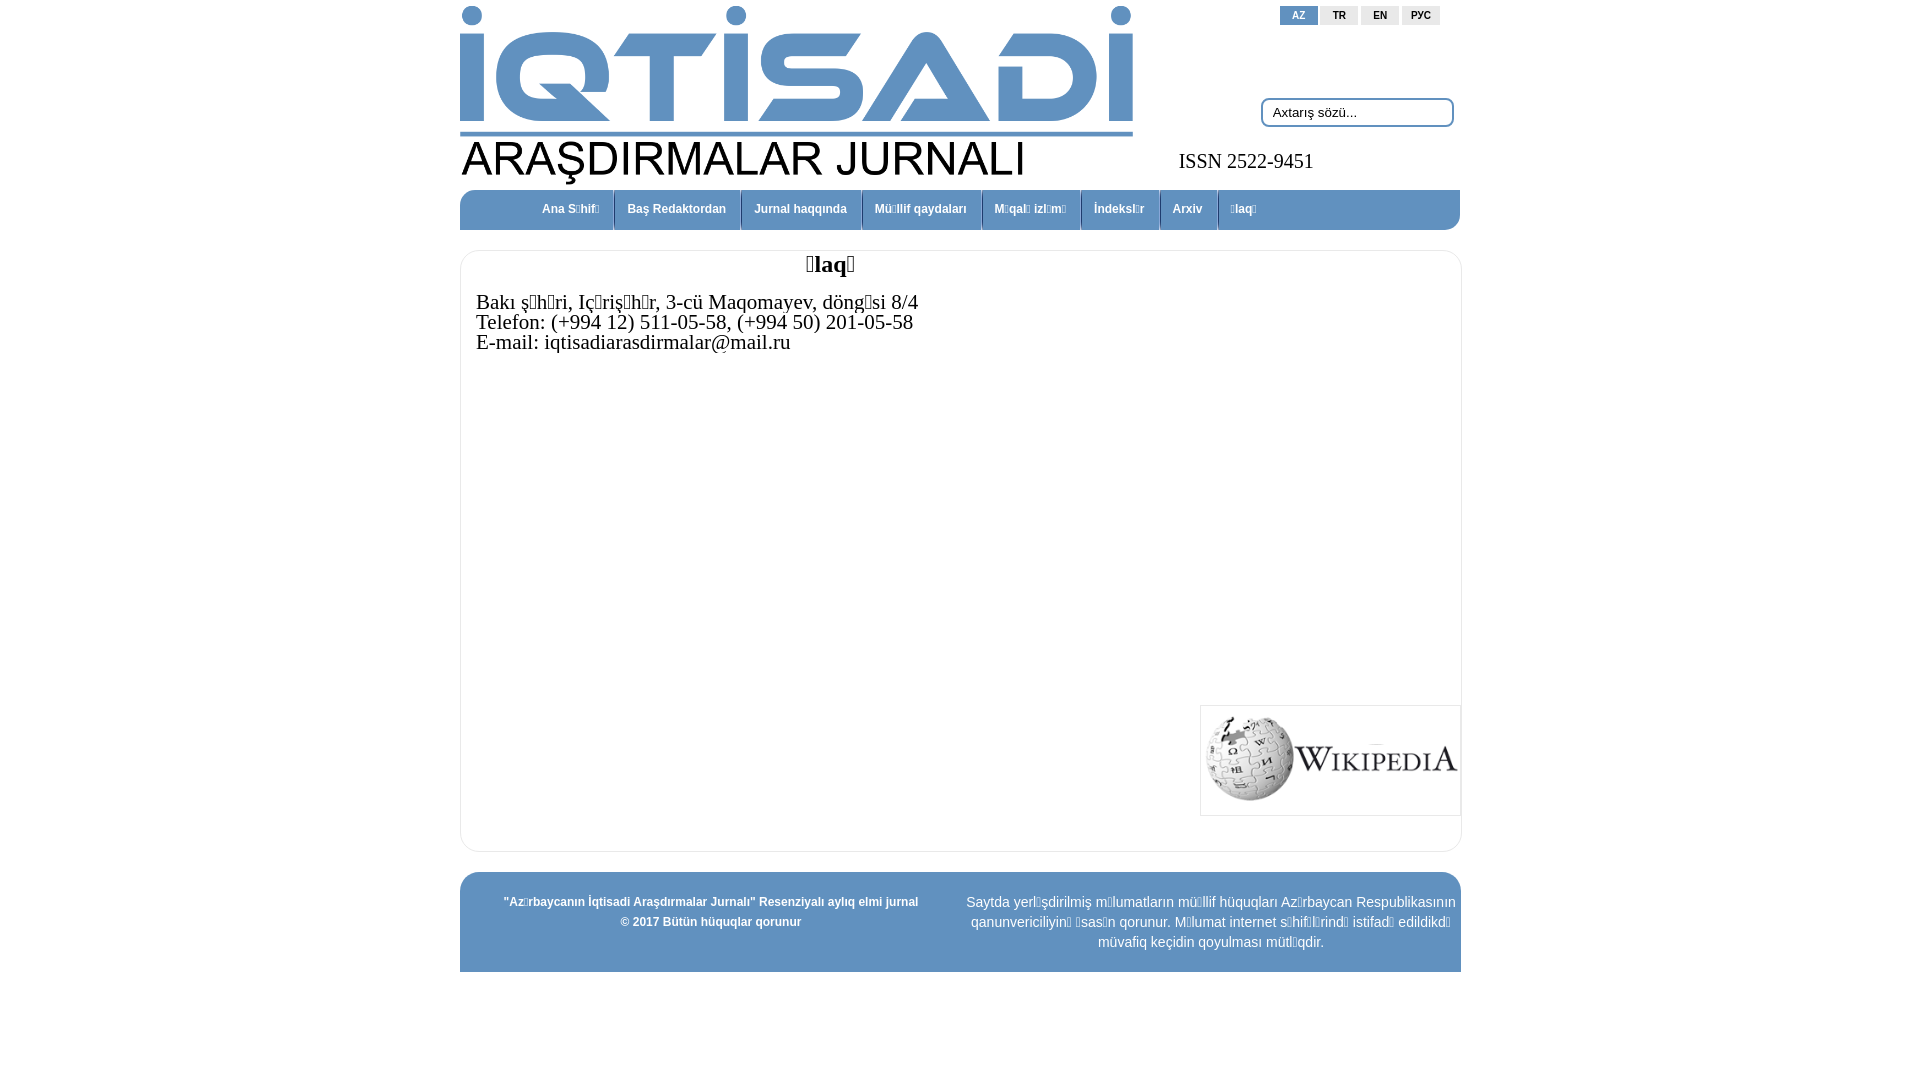 Image resolution: width=1920 pixels, height=1080 pixels. Describe the element at coordinates (1339, 15) in the screenshot. I see `'TR'` at that location.